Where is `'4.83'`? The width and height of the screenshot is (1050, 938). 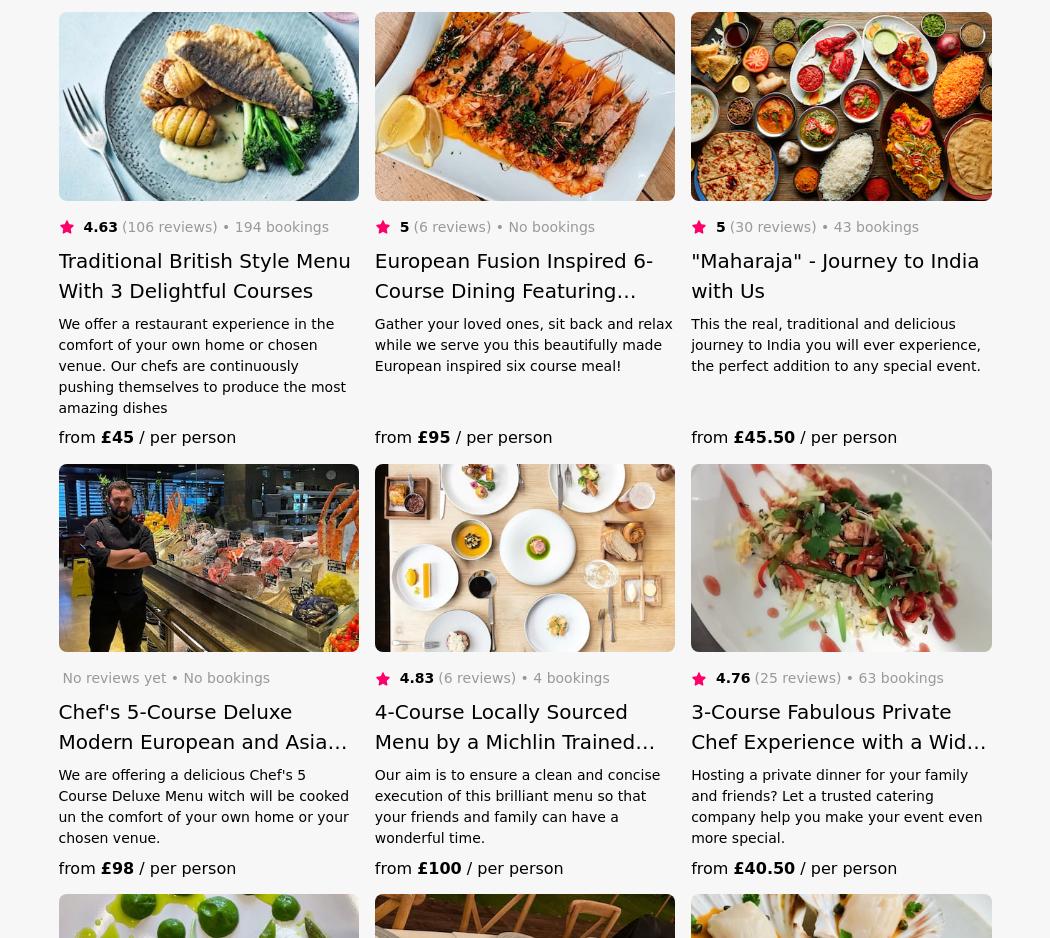
'4.83' is located at coordinates (415, 677).